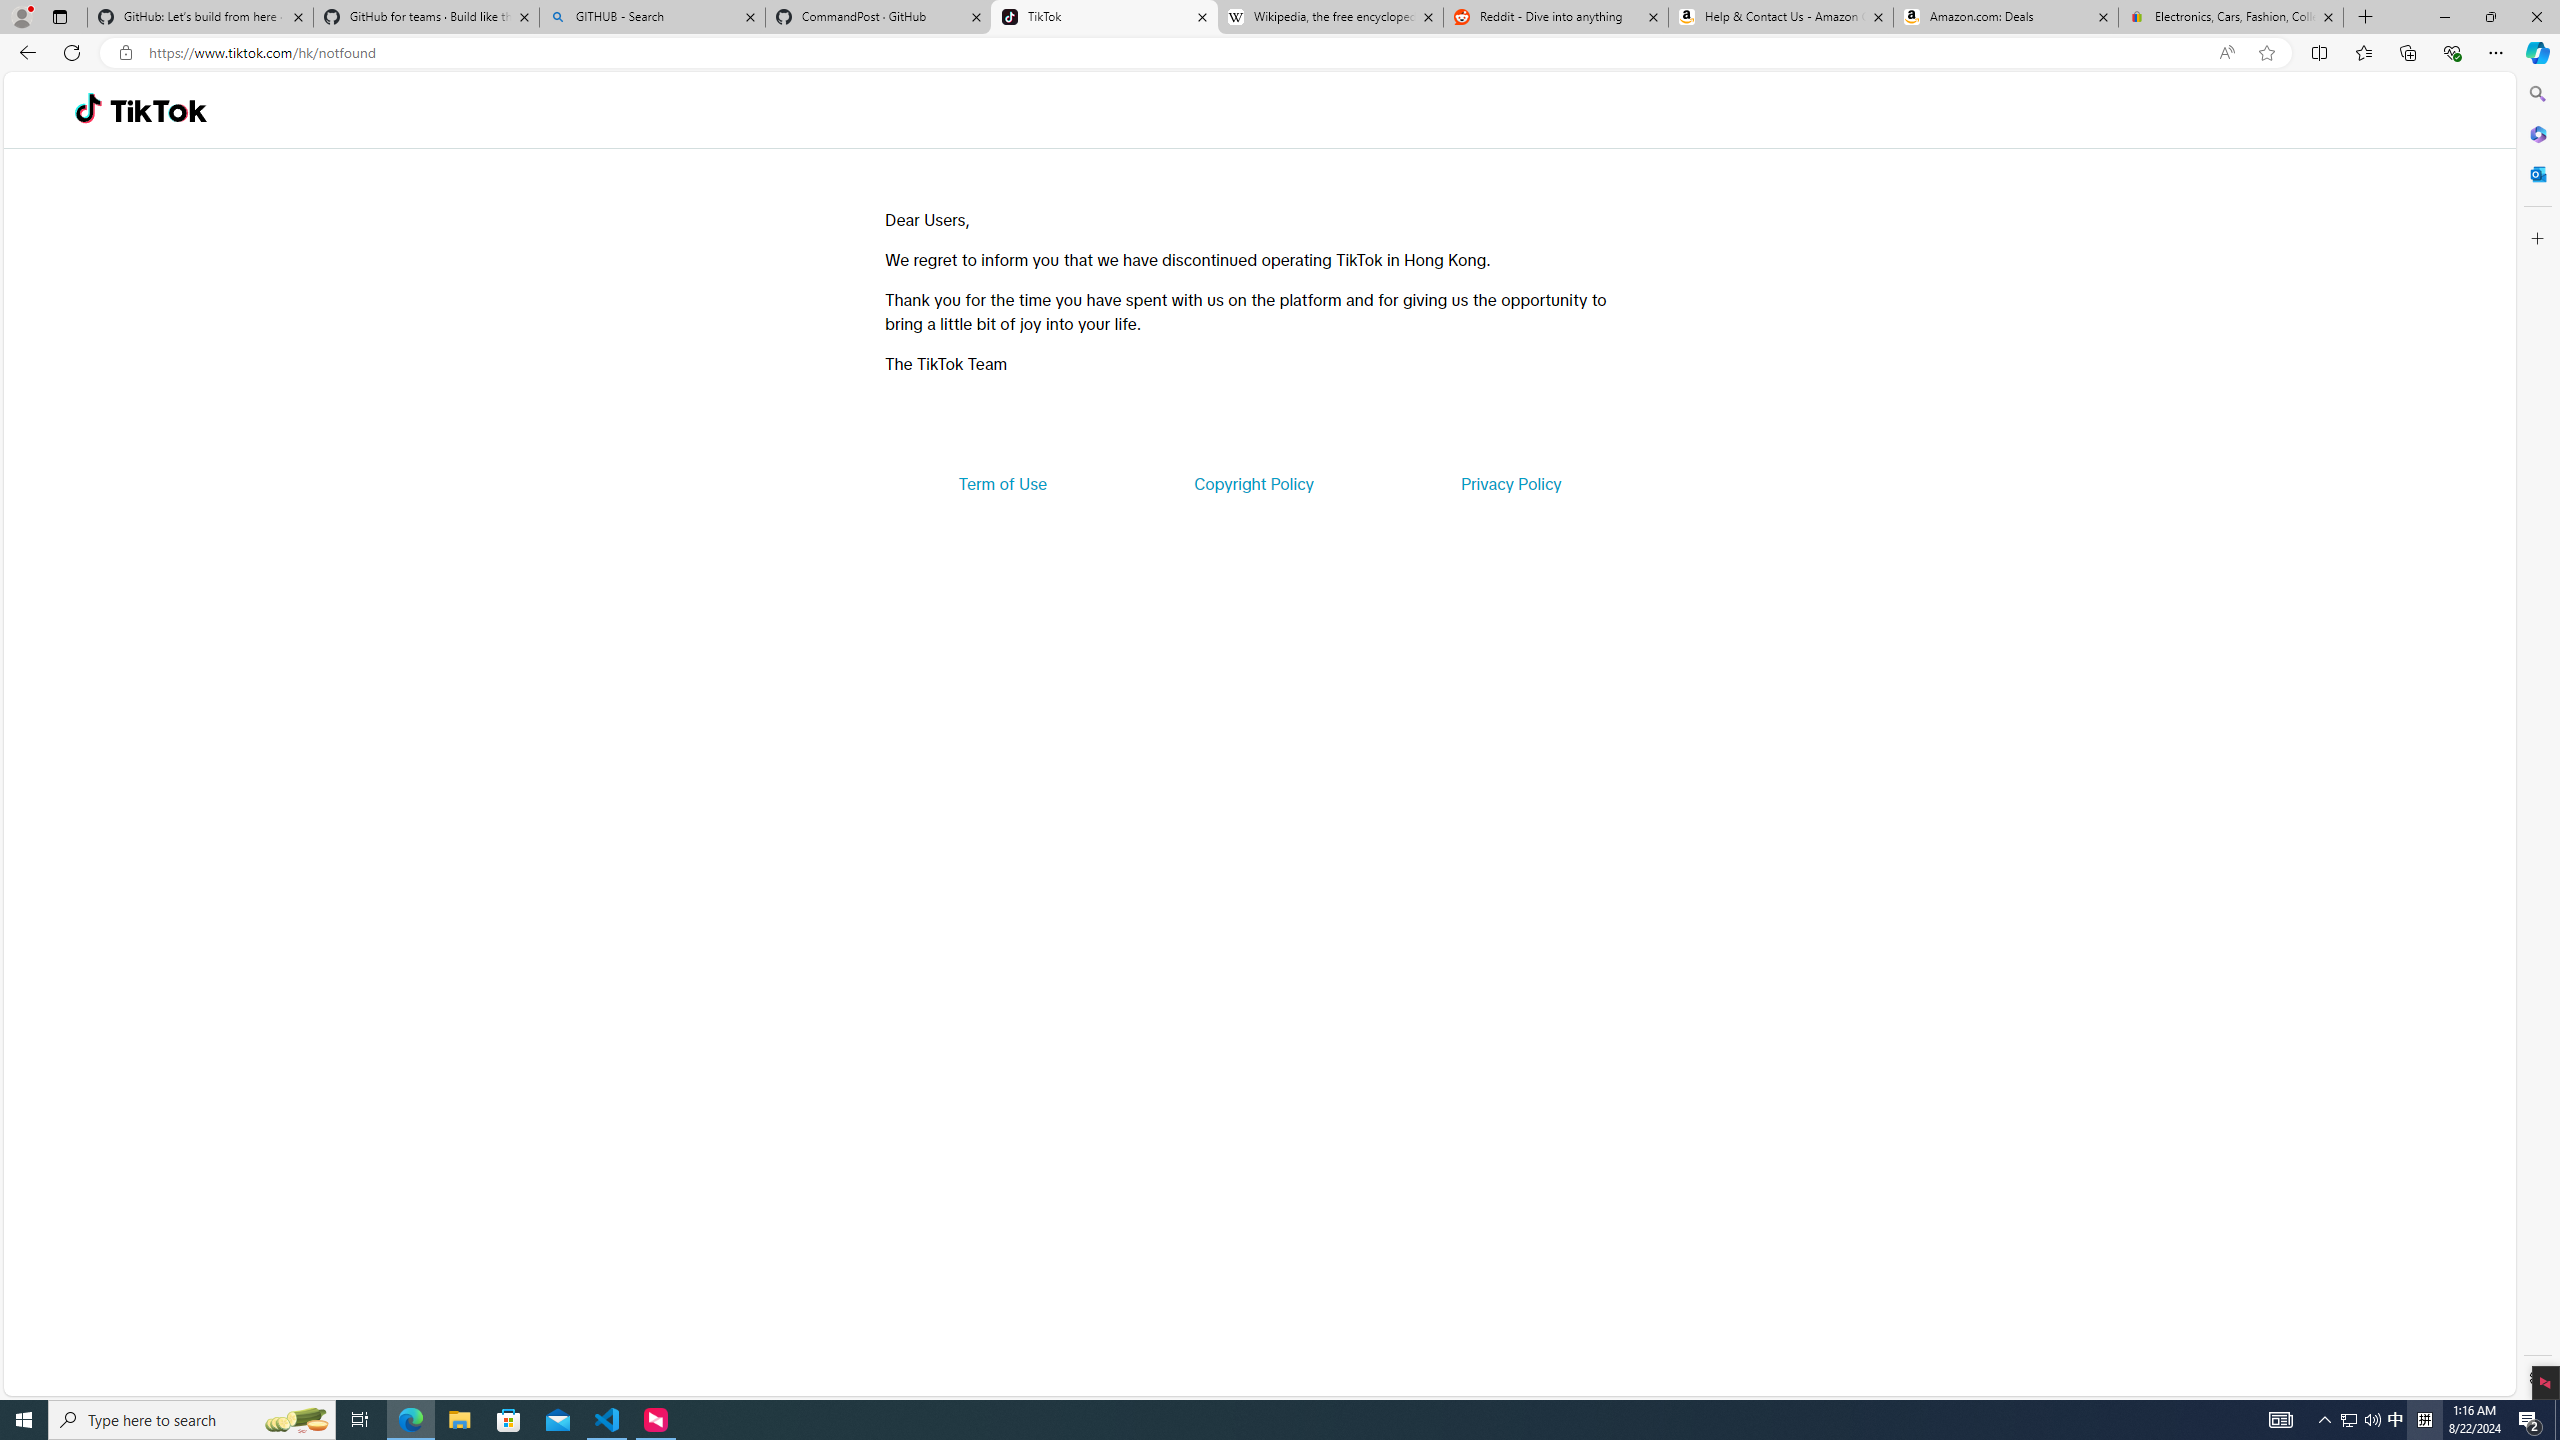 The height and width of the screenshot is (1440, 2560). I want to click on 'Refresh', so click(70, 51).